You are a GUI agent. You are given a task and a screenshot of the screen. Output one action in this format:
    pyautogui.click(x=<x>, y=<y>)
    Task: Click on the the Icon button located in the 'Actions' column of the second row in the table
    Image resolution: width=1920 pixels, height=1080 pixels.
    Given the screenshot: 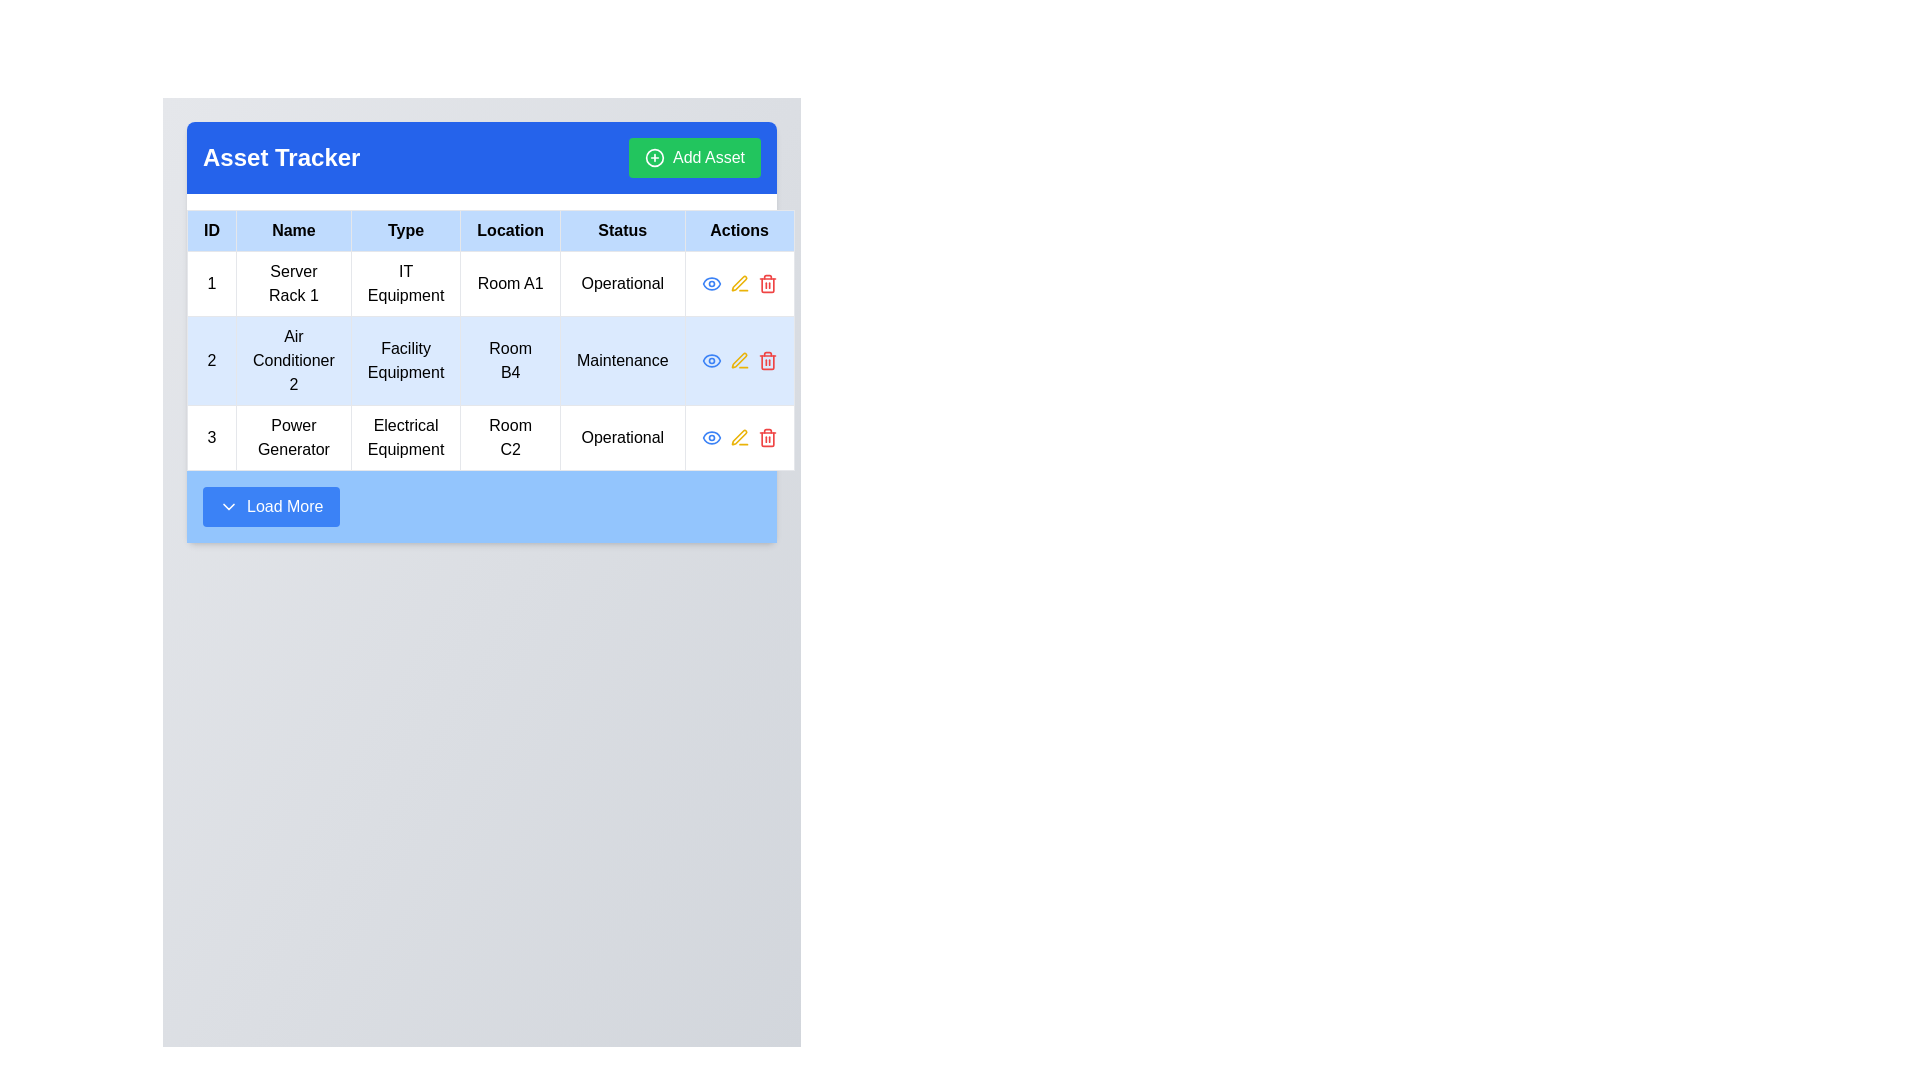 What is the action you would take?
    pyautogui.click(x=711, y=361)
    